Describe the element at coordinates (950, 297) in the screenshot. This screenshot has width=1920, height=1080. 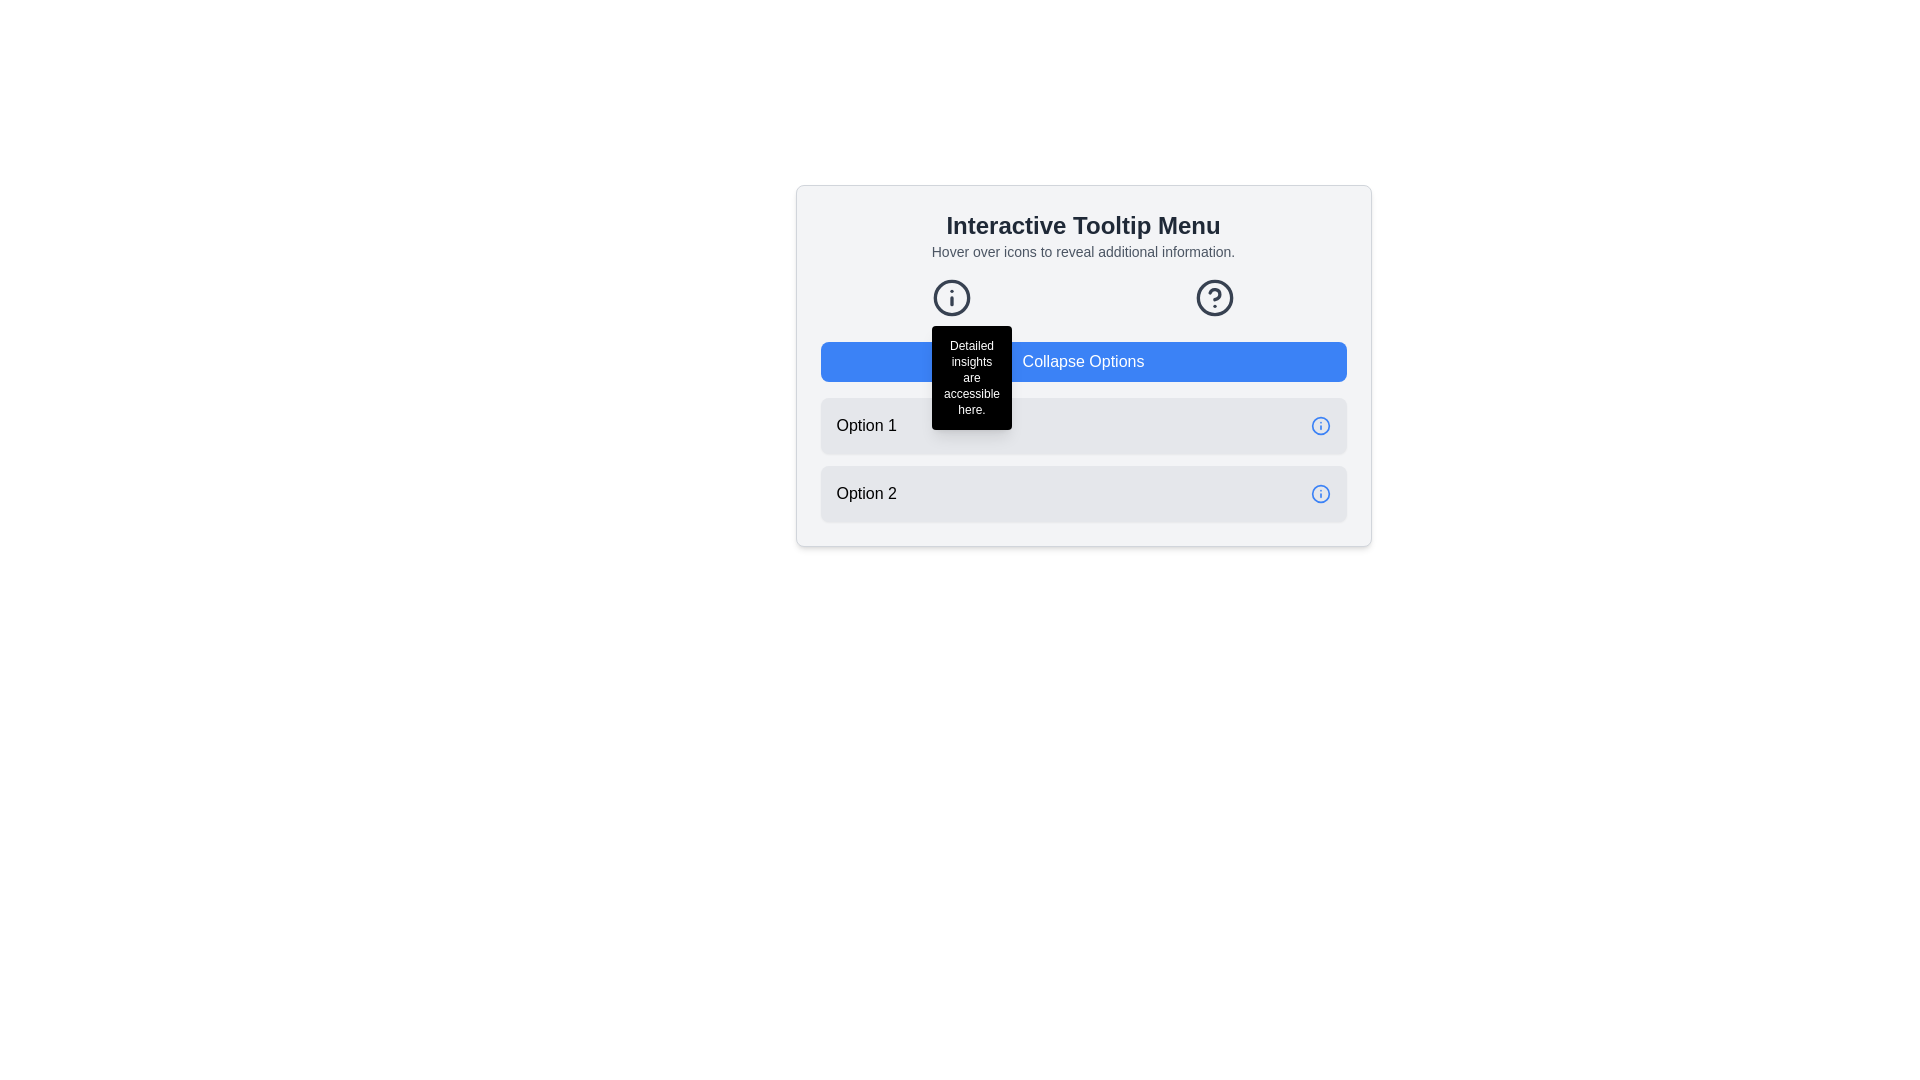
I see `the leftmost icon in the upper section of the interface` at that location.